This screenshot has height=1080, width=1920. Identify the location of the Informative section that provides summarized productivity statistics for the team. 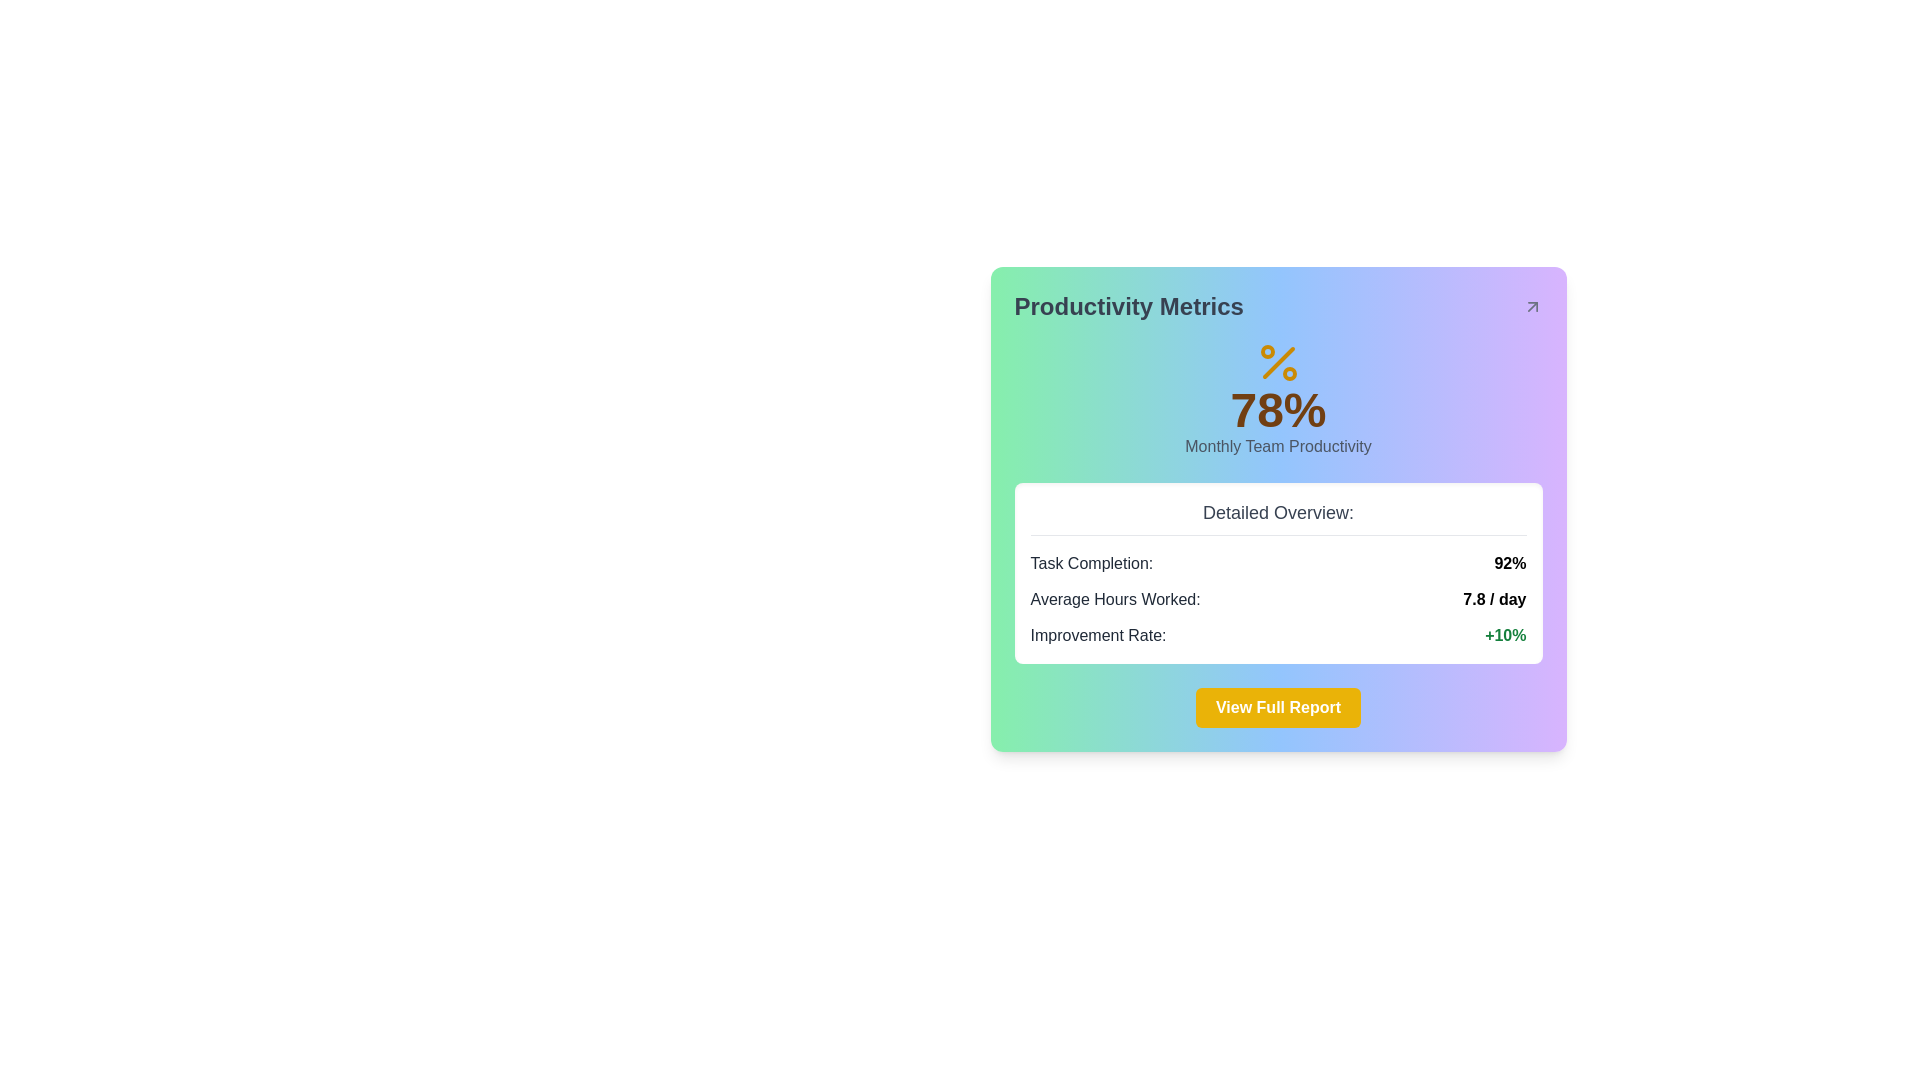
(1277, 573).